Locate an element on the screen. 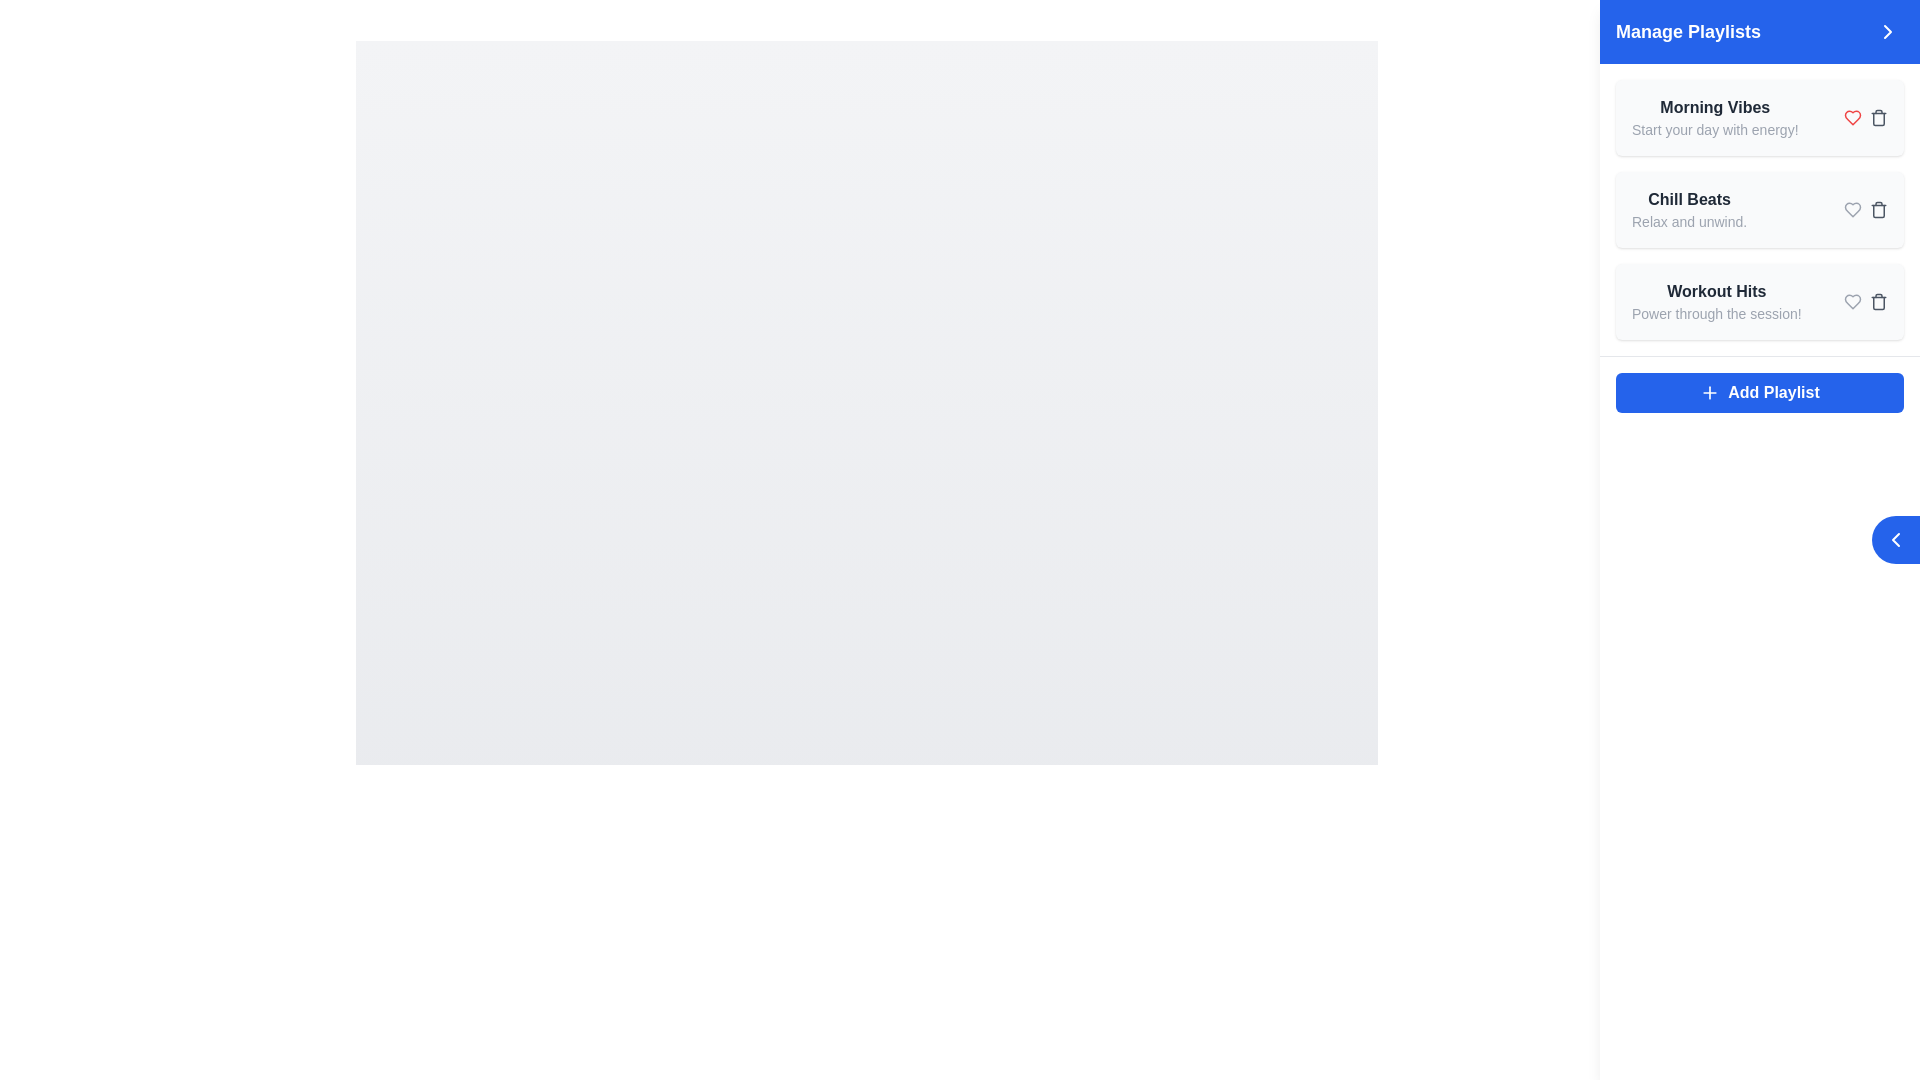  the plus icon within the 'Add Playlist' button is located at coordinates (1709, 393).